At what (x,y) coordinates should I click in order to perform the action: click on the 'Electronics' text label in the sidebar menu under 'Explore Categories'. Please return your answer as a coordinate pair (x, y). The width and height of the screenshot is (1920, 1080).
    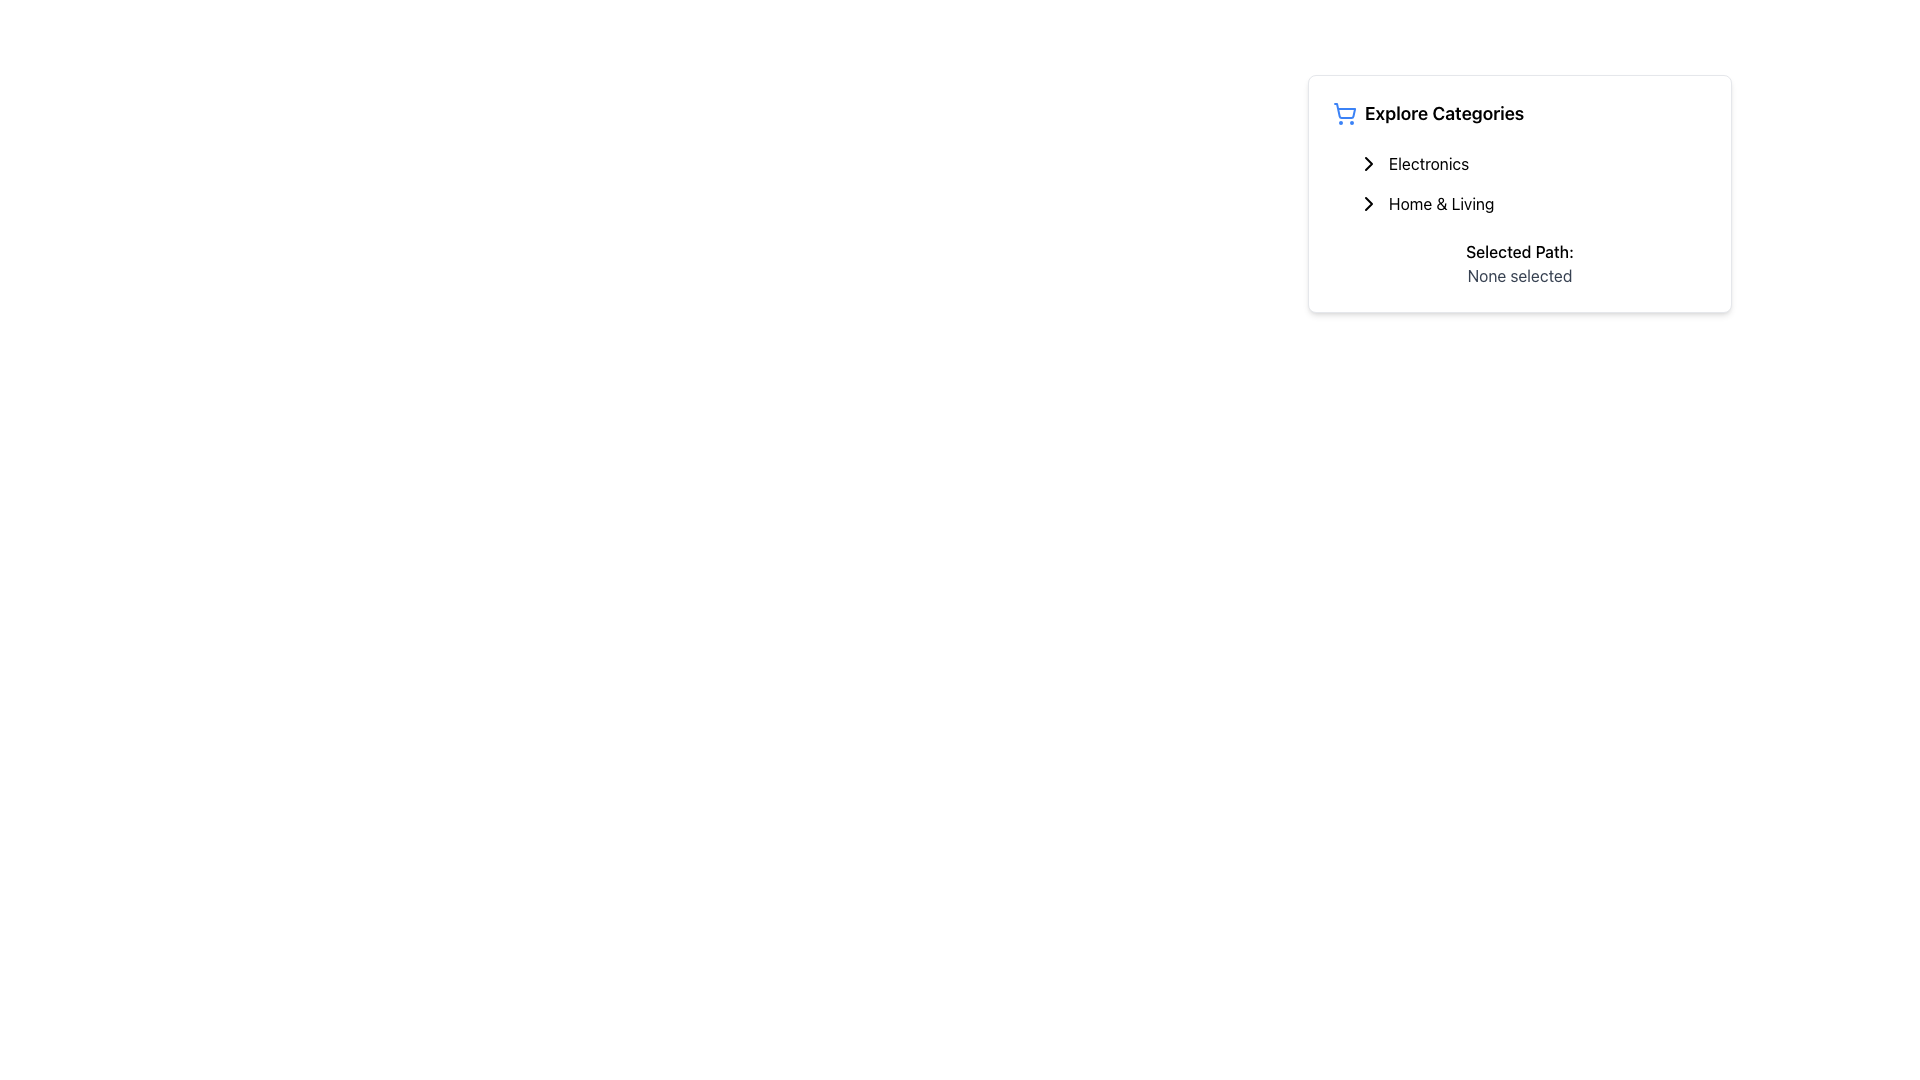
    Looking at the image, I should click on (1428, 163).